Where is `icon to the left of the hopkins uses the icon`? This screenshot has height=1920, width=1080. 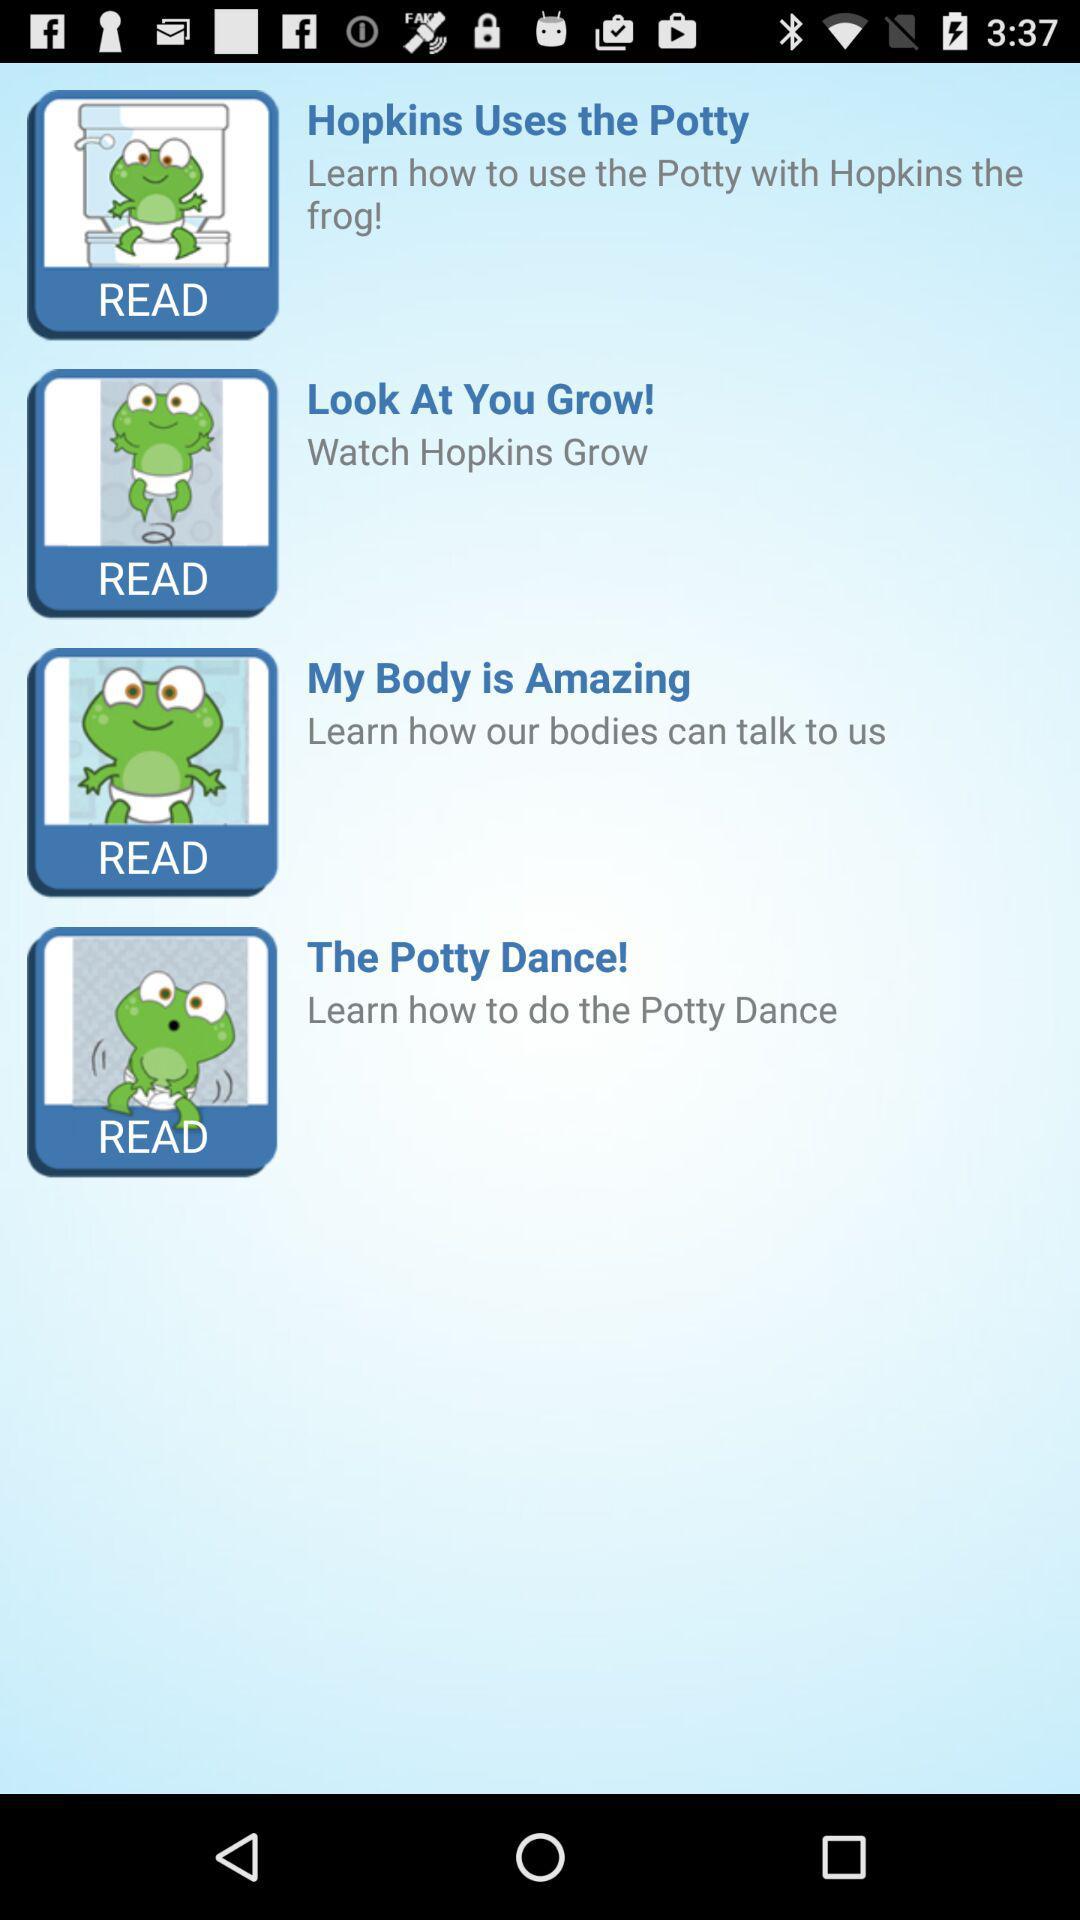 icon to the left of the hopkins uses the icon is located at coordinates (152, 216).